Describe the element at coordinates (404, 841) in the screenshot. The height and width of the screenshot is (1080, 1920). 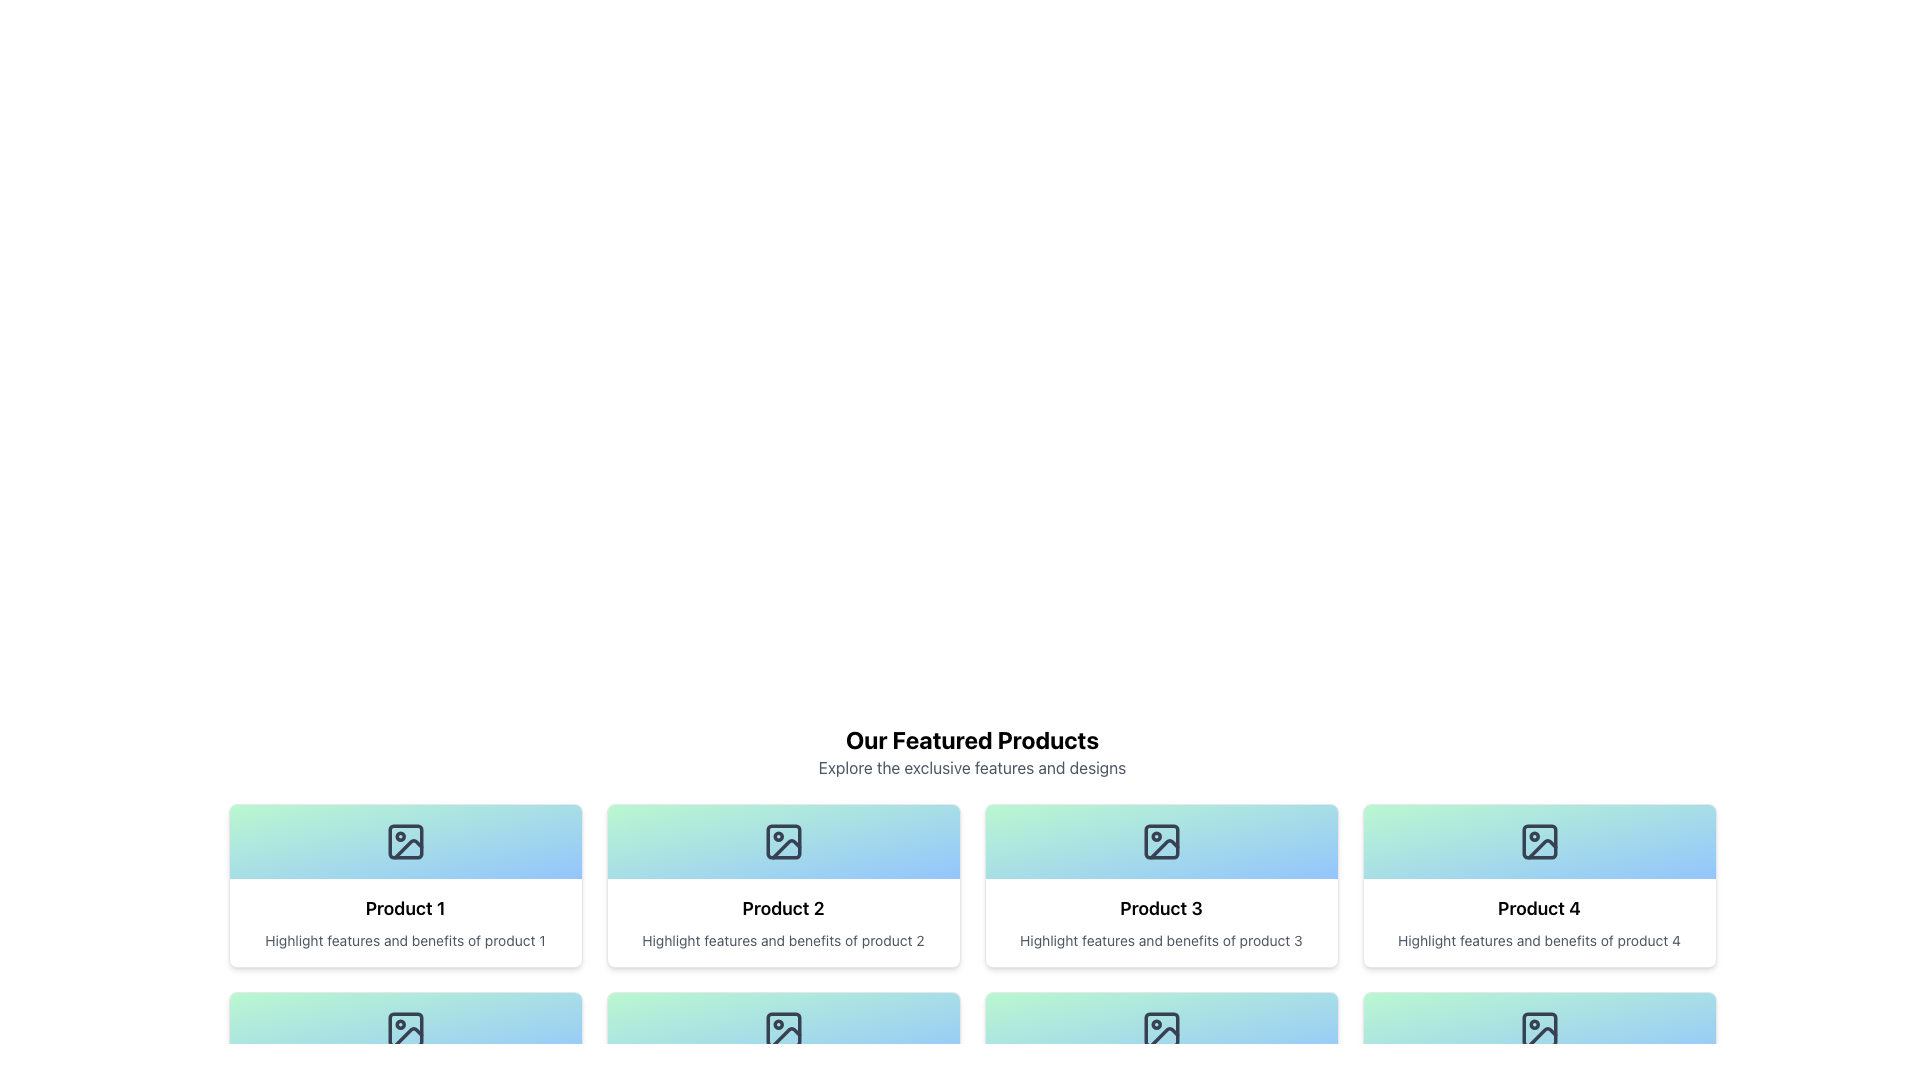
I see `the Decorative Section with a gradient background and a gray mountain and sun icon, located at the top center of the 'Product 1' card` at that location.